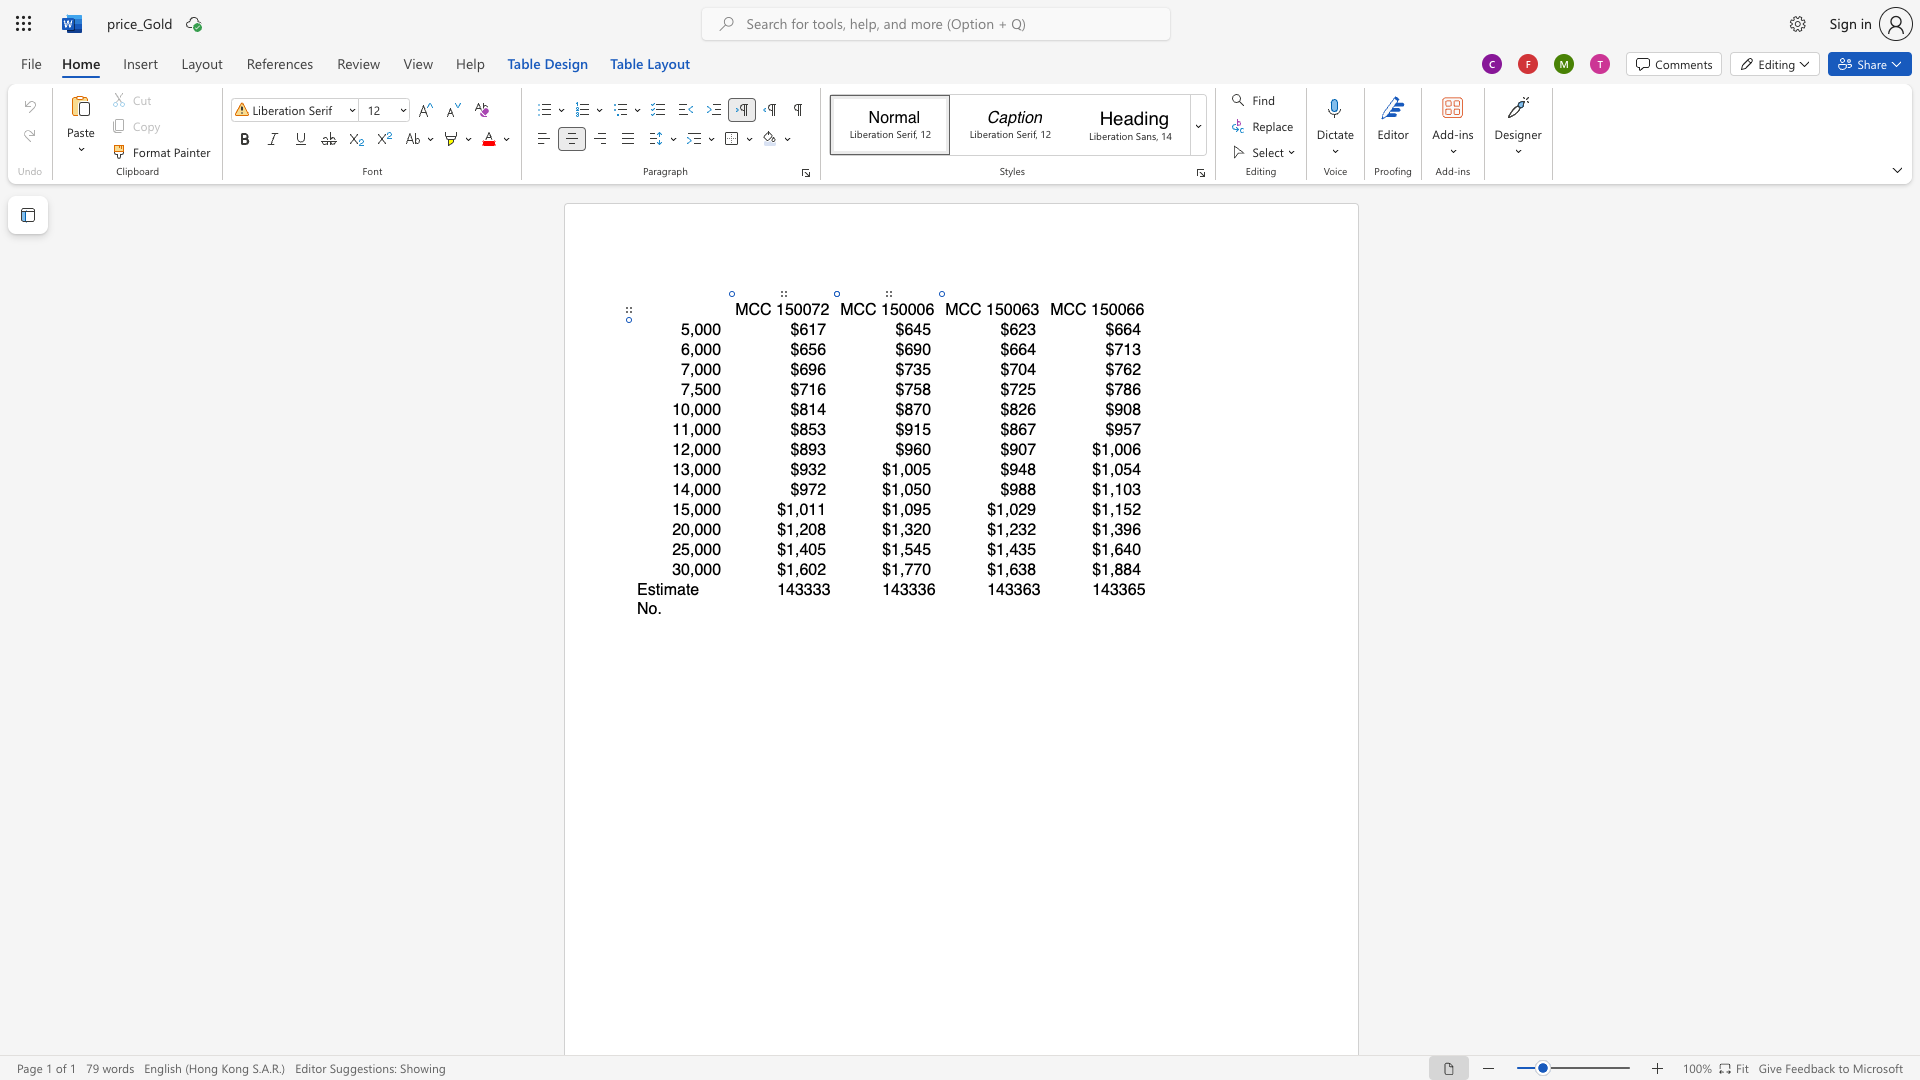 The width and height of the screenshot is (1920, 1080). What do you see at coordinates (999, 309) in the screenshot?
I see `the 1th character "5" in the text` at bounding box center [999, 309].